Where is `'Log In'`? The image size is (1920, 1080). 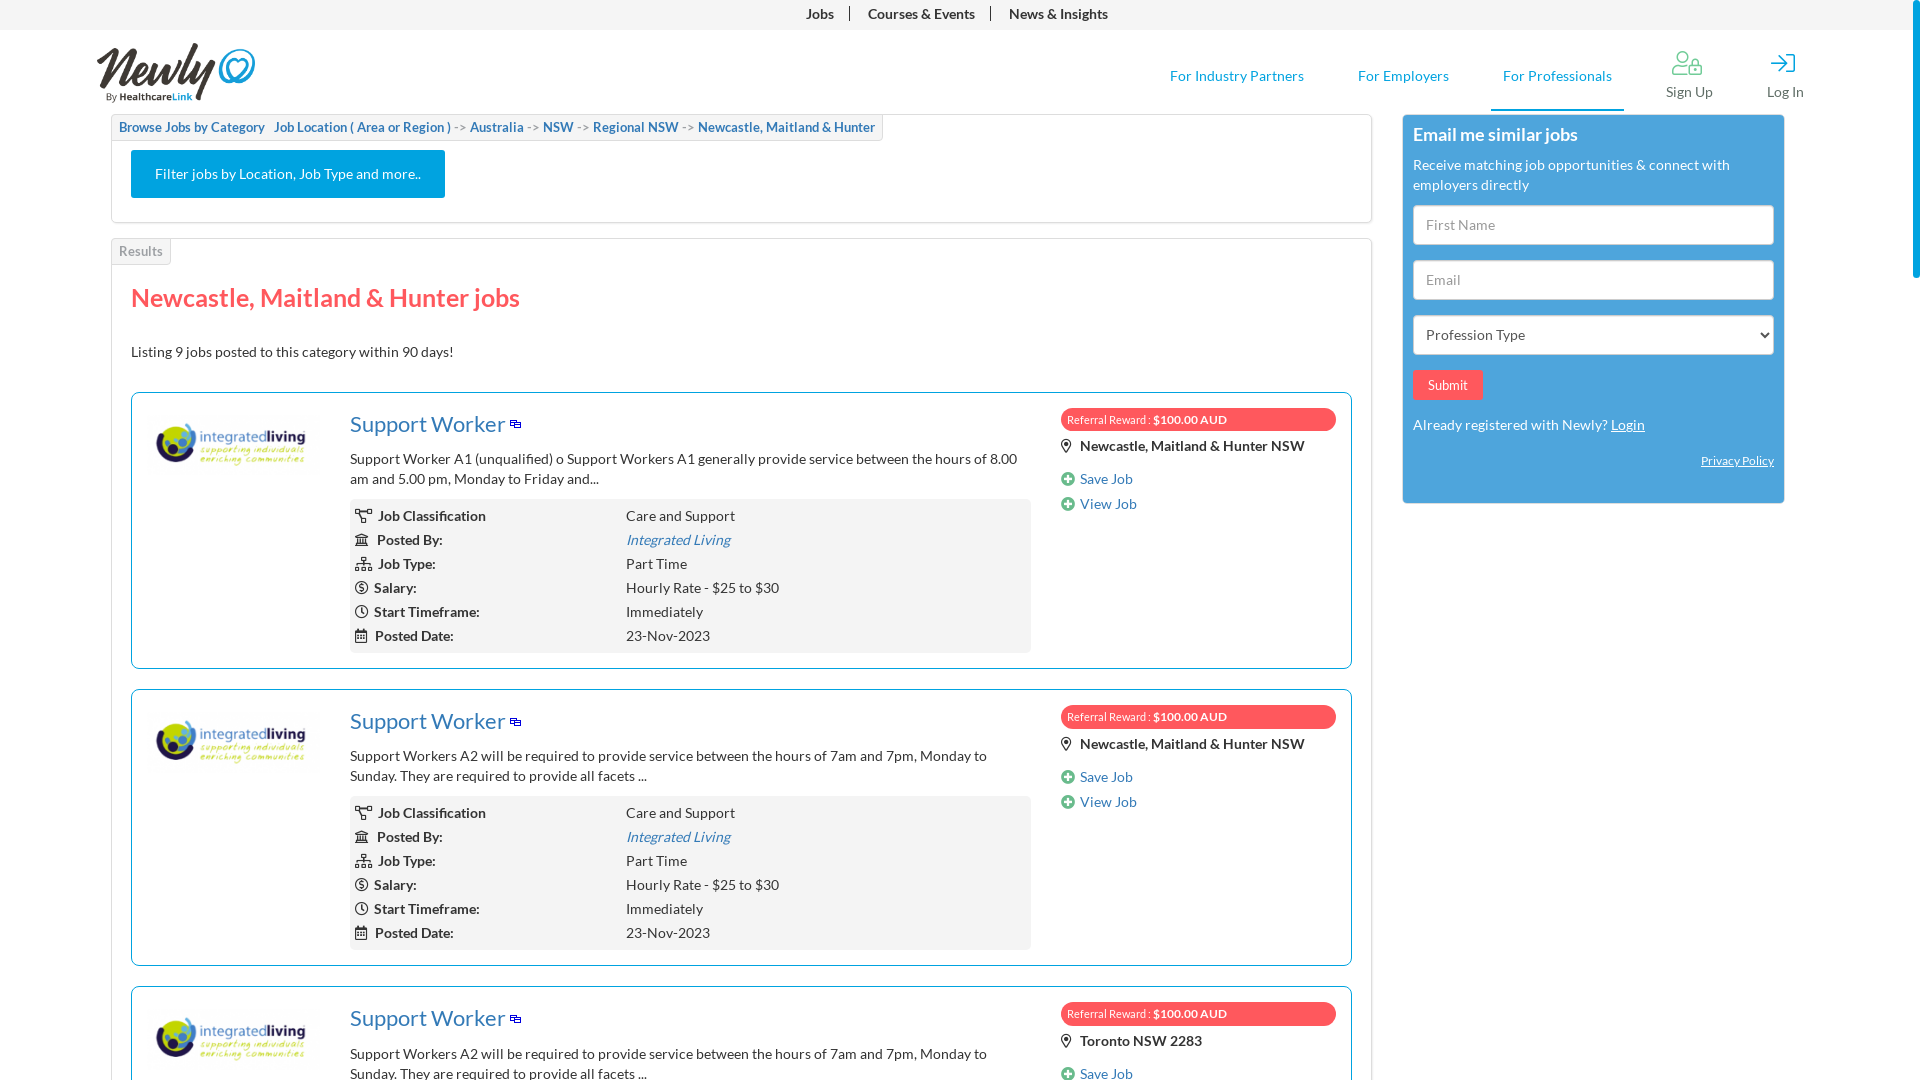 'Log In' is located at coordinates (1785, 75).